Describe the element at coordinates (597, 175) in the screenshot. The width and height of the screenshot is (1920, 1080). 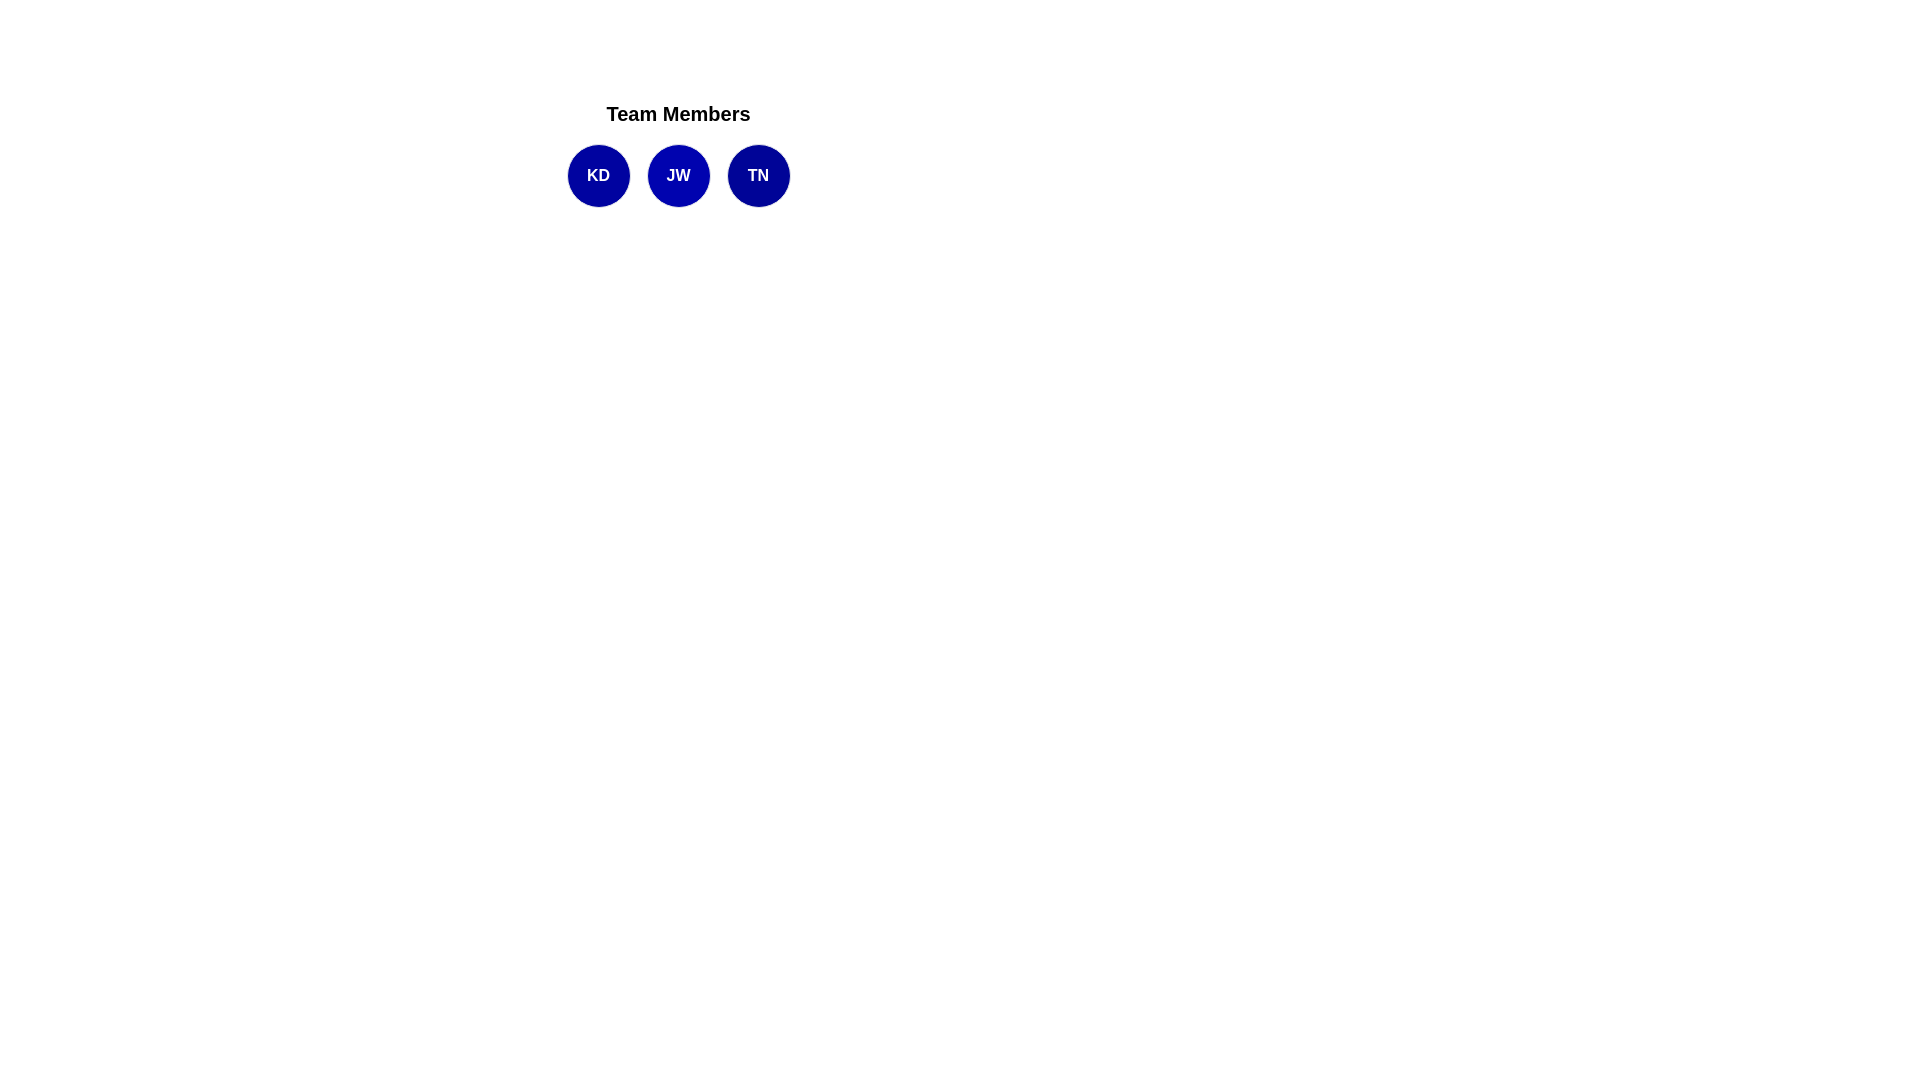
I see `the text label indicating the initials 'KD' located inside the first circular badge under the heading 'Team Members'` at that location.